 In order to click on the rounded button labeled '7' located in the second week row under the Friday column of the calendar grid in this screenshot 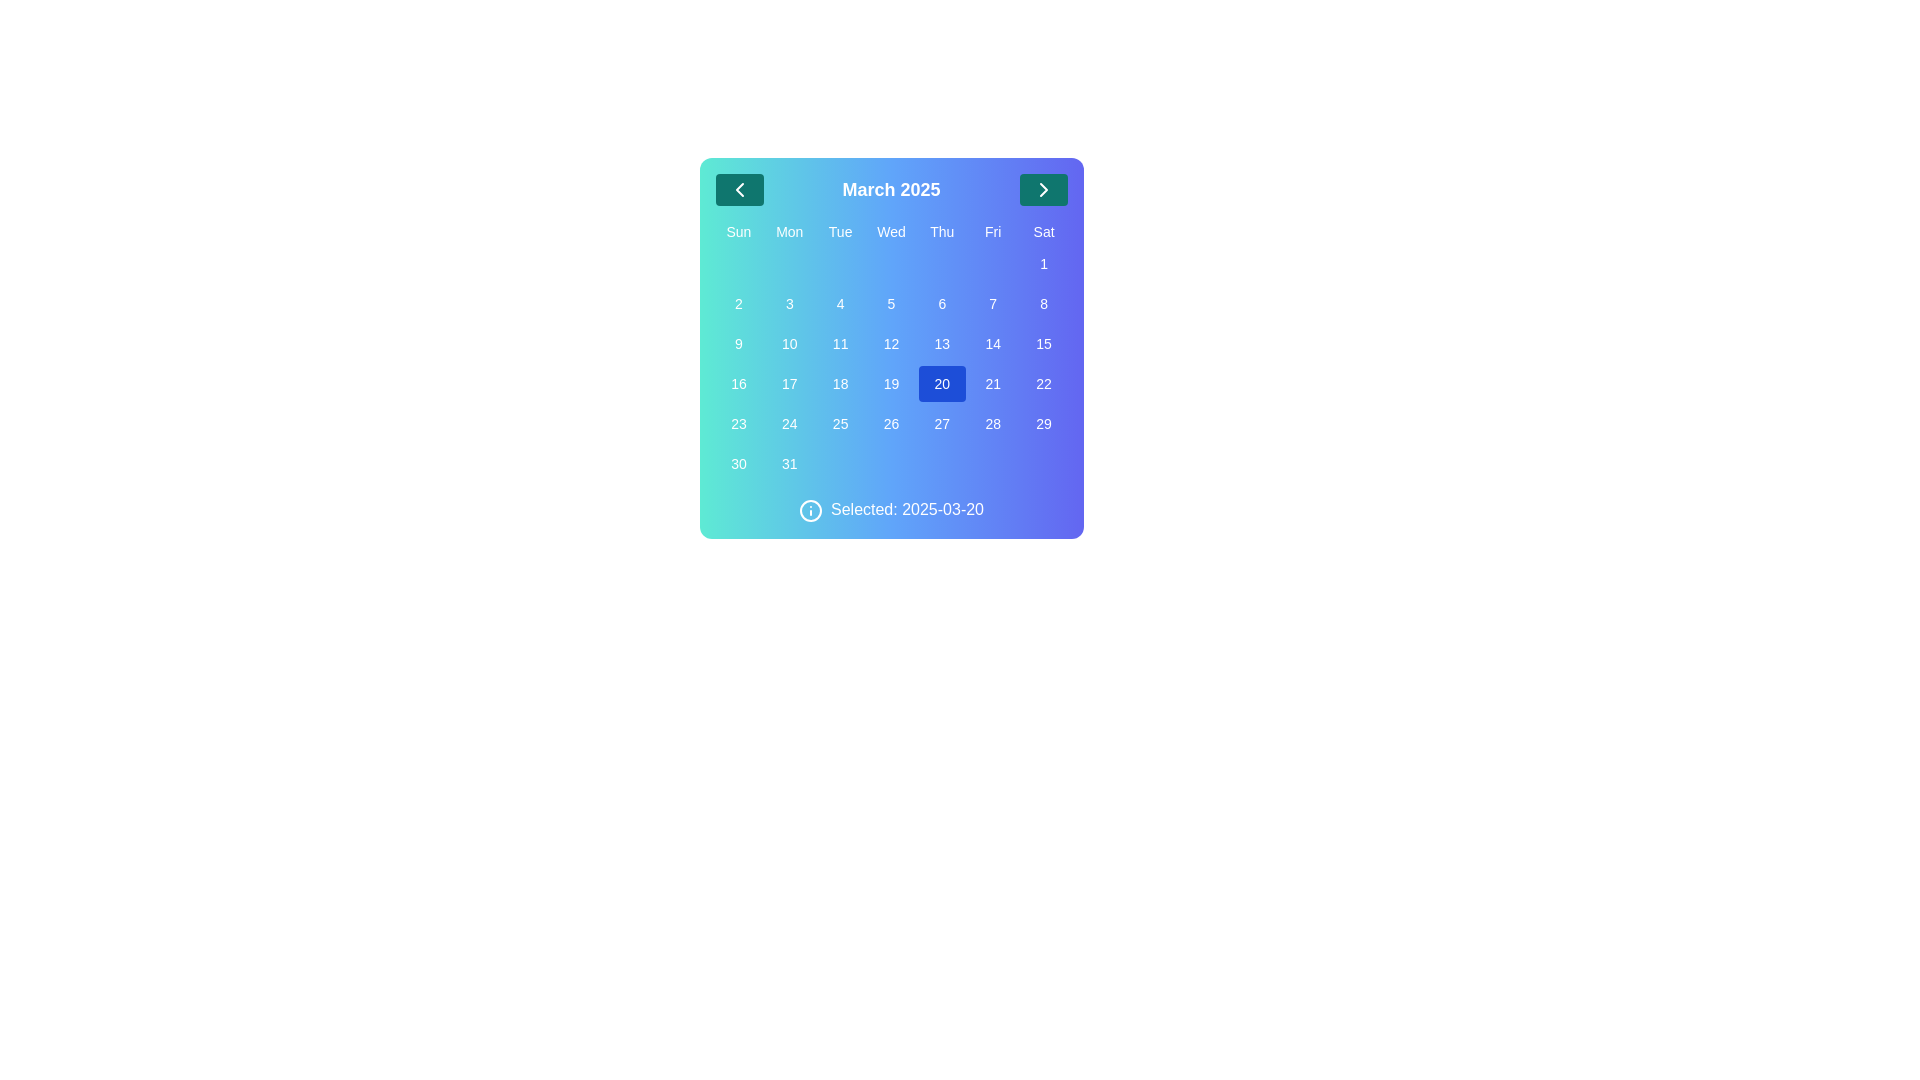, I will do `click(993, 304)`.